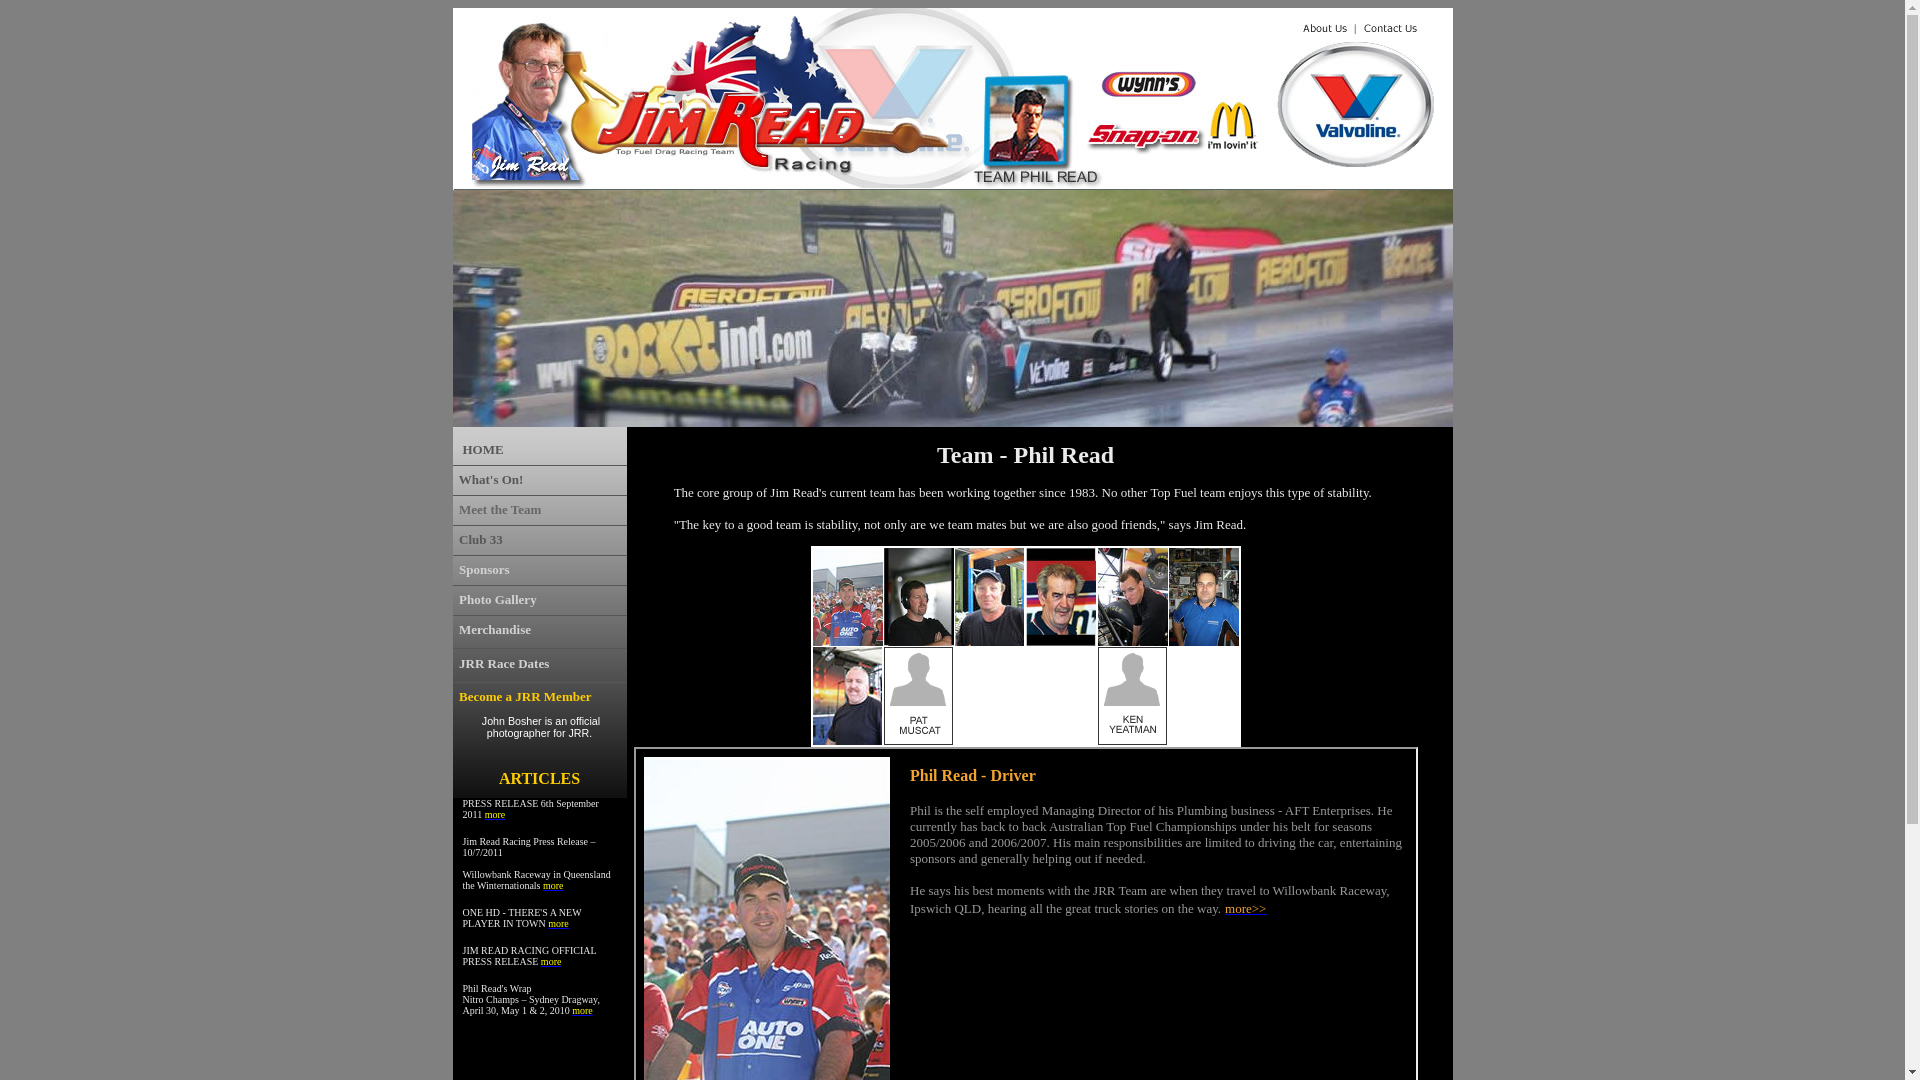 This screenshot has height=1080, width=1920. I want to click on 'Become a JRR Member', so click(524, 695).